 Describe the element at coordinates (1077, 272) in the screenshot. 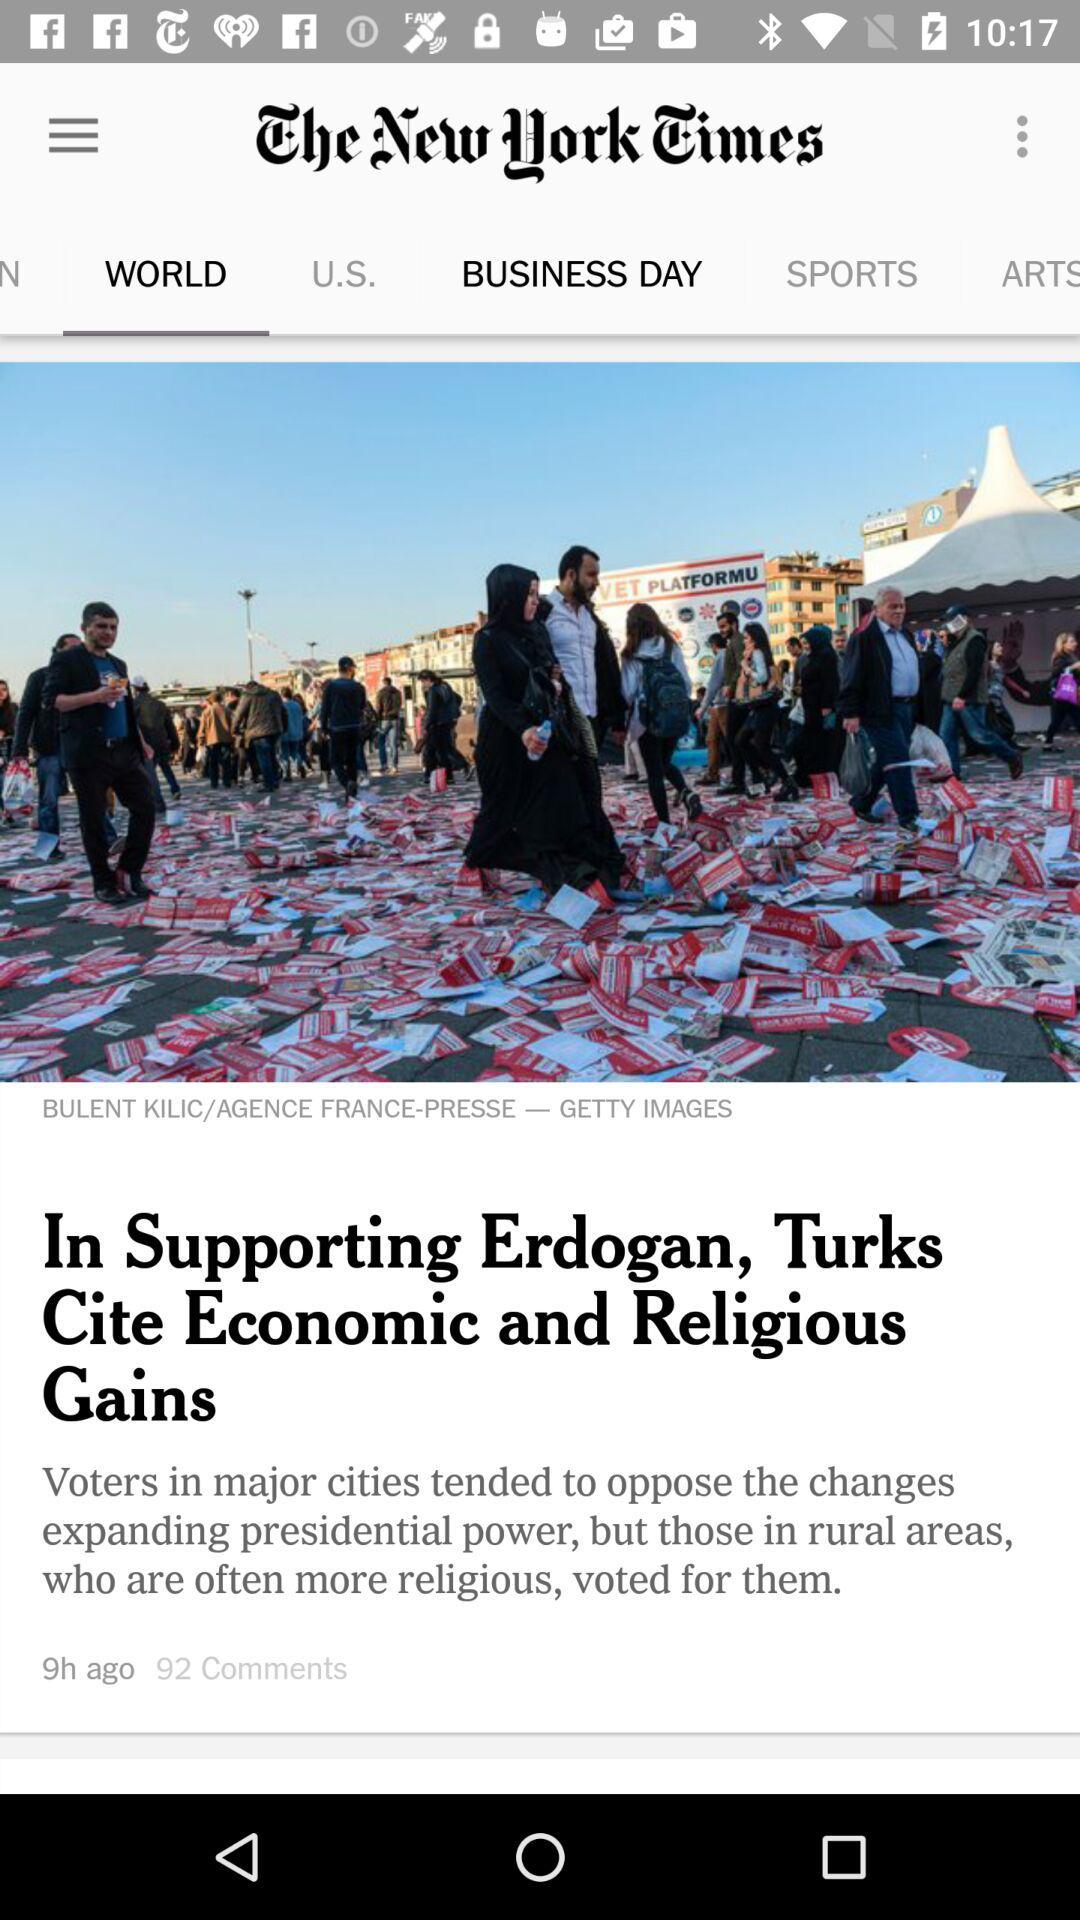

I see `new york item` at that location.